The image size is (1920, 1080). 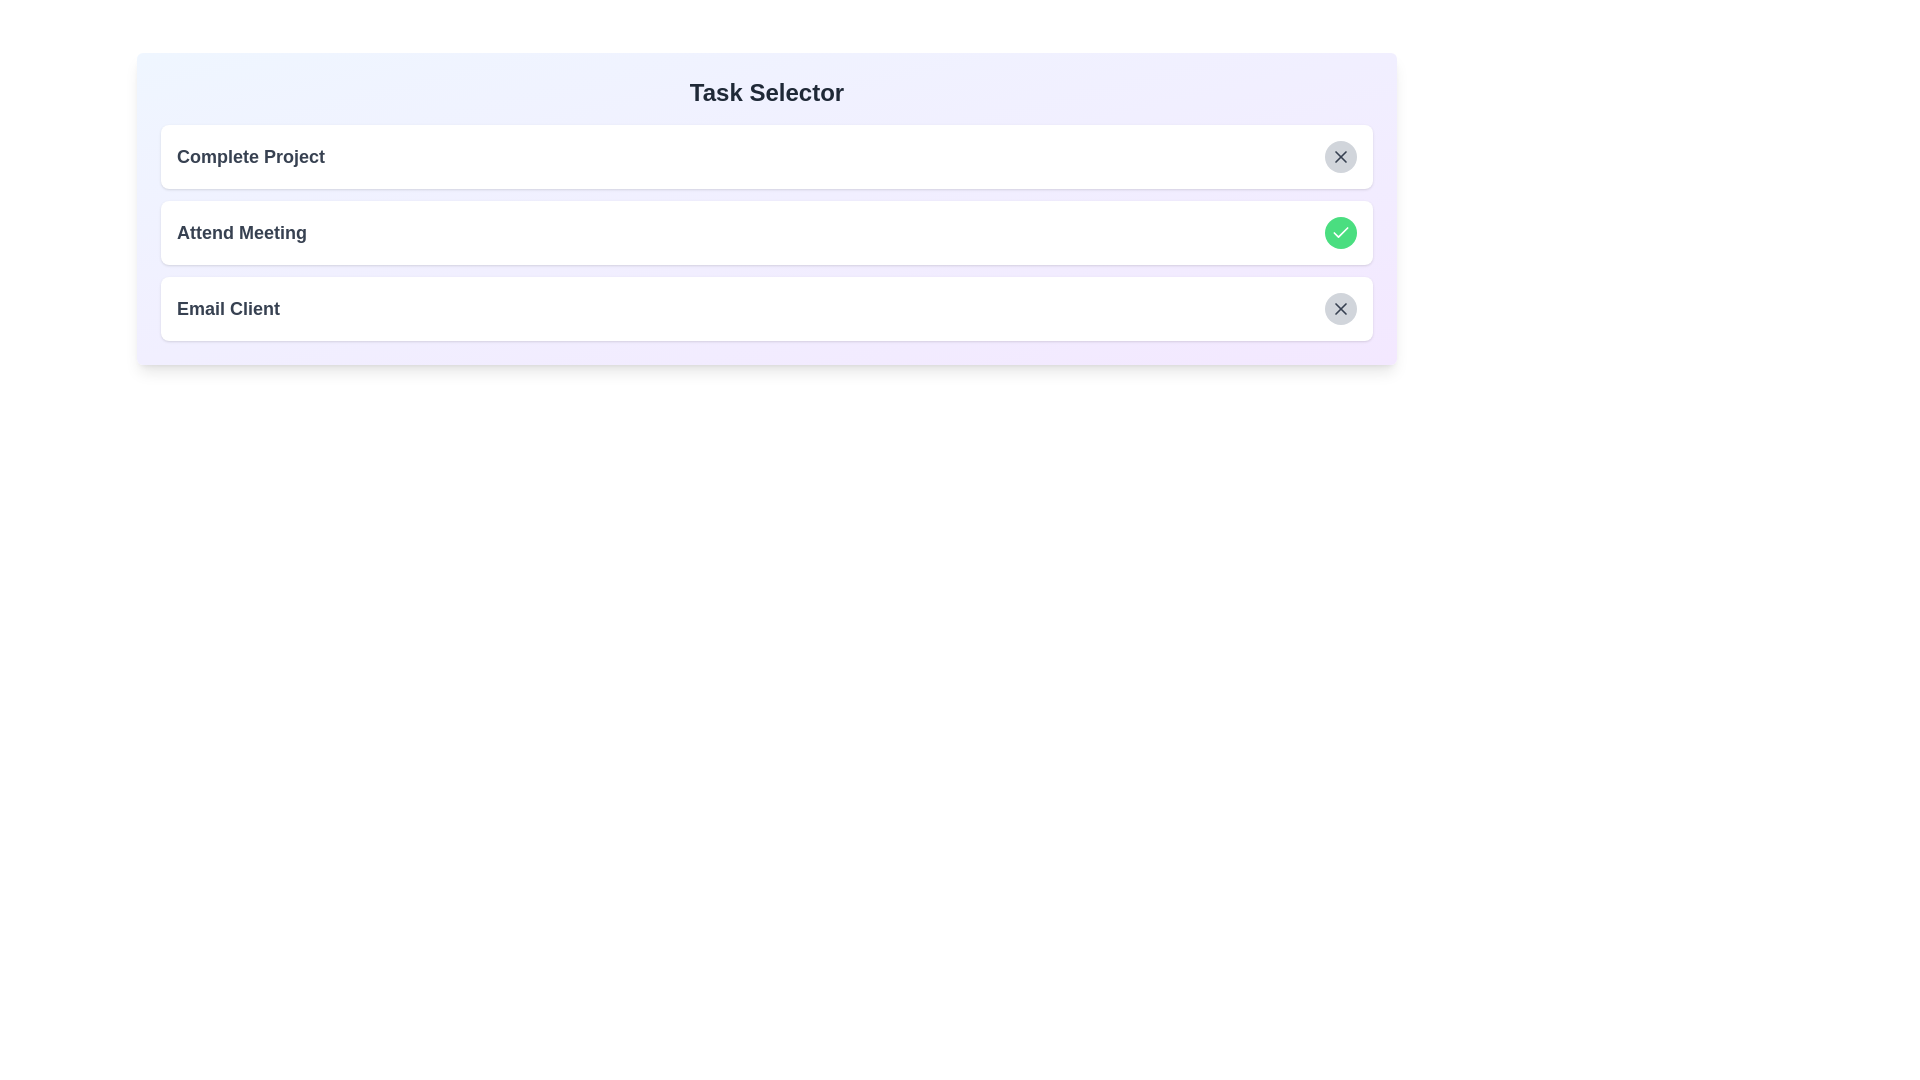 What do you see at coordinates (1340, 308) in the screenshot?
I see `the task Email Client` at bounding box center [1340, 308].